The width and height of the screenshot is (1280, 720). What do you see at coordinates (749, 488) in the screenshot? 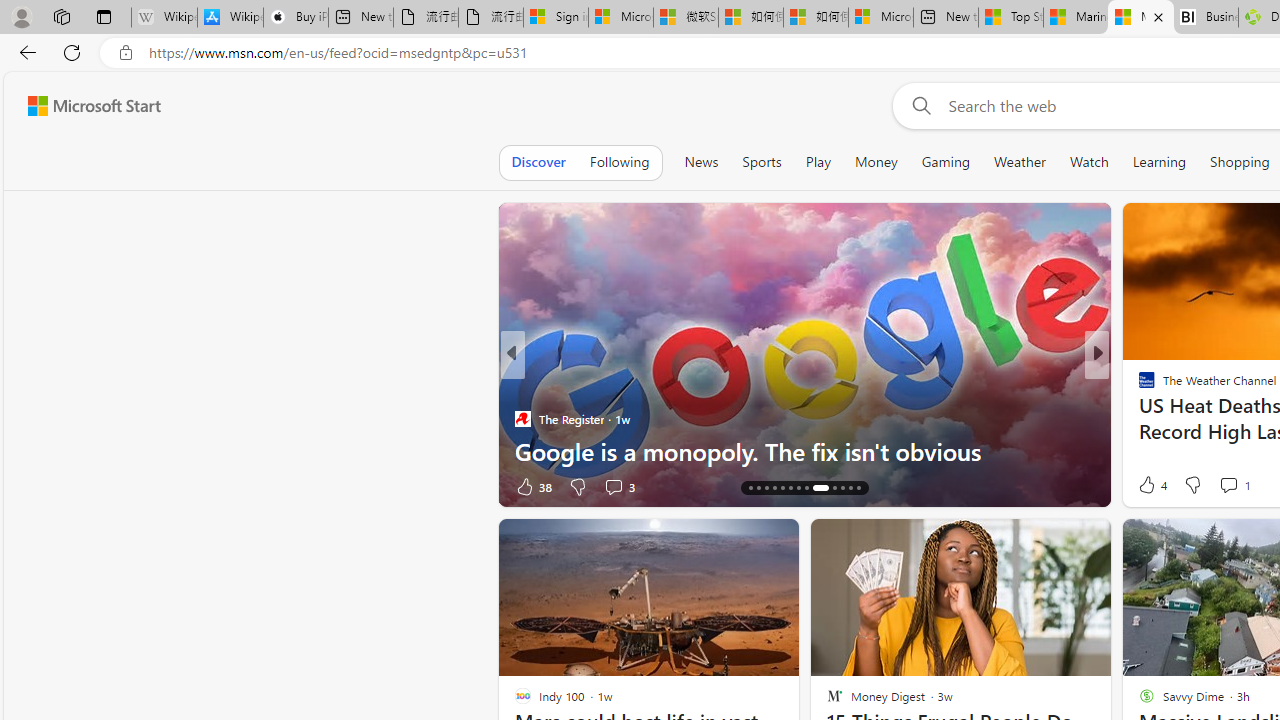
I see `'AutomationID: tab-14'` at bounding box center [749, 488].